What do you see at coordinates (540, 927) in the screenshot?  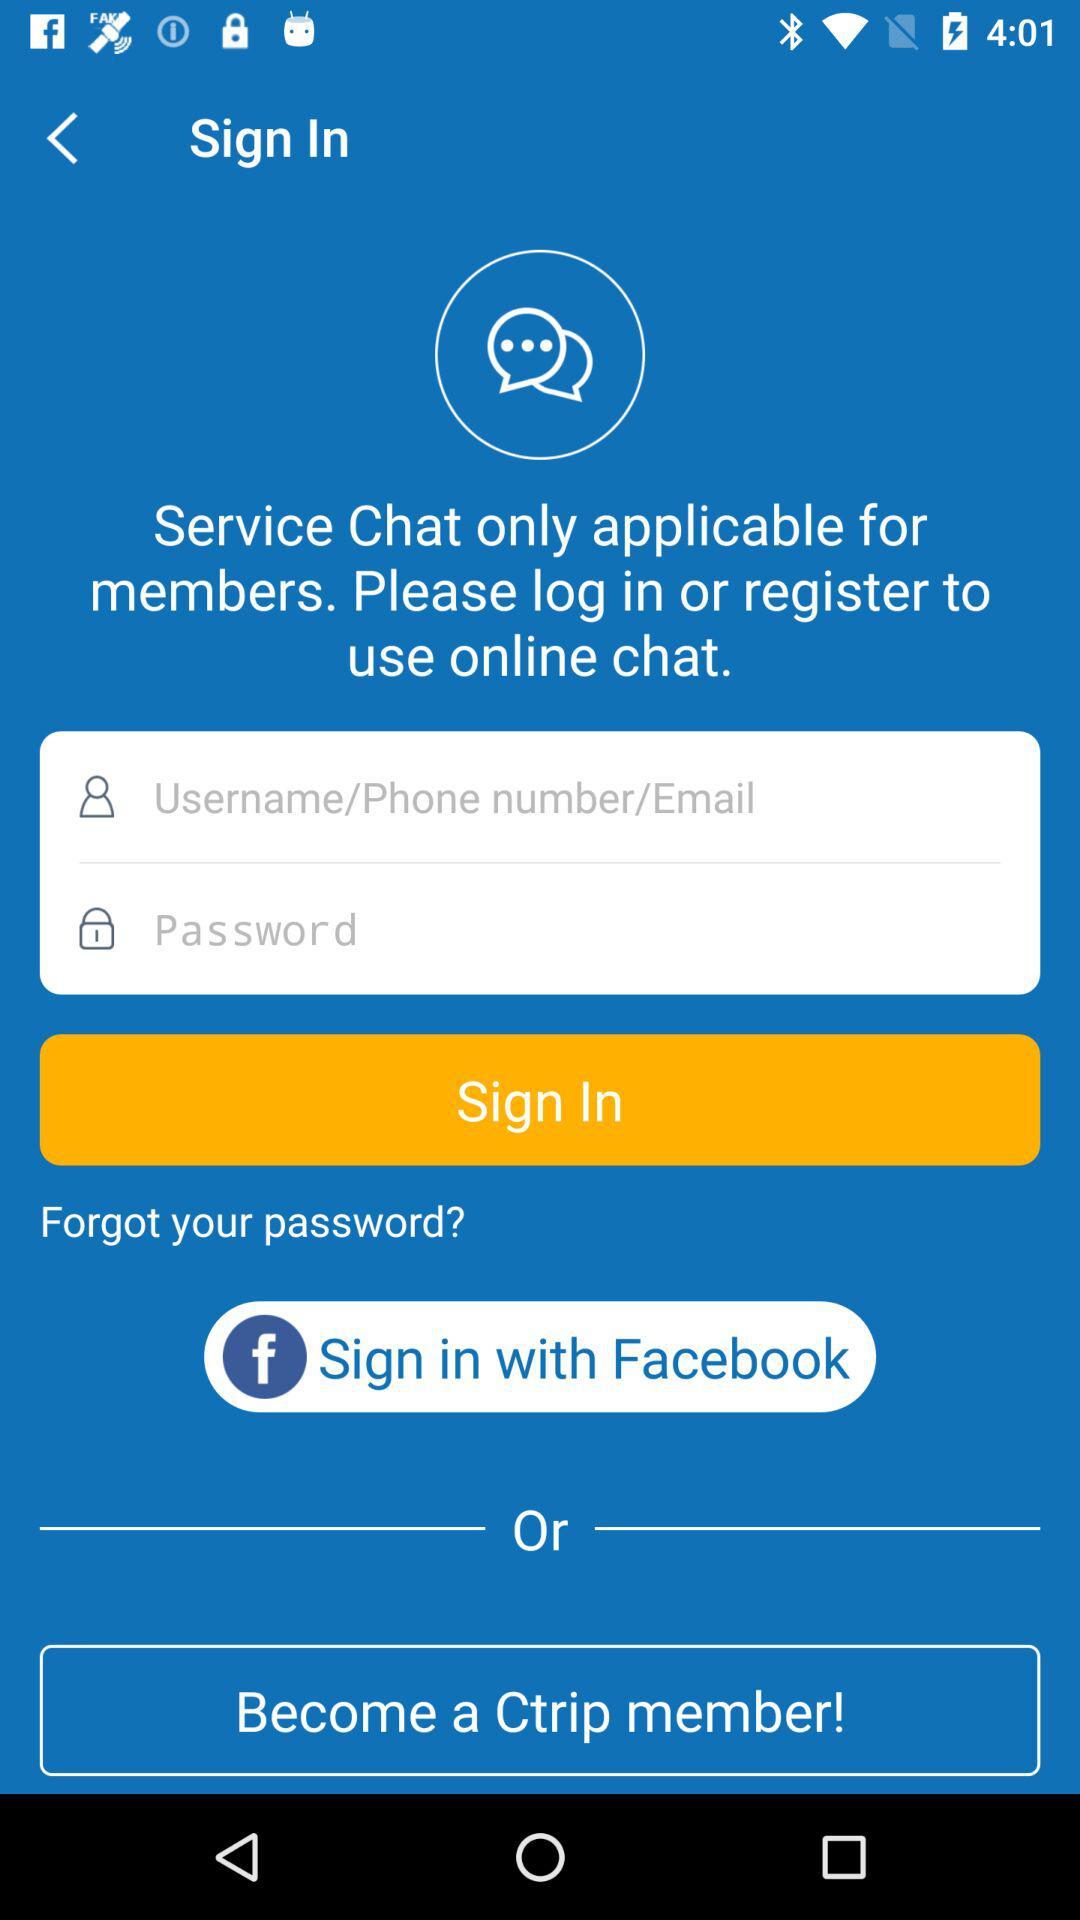 I see `password box` at bounding box center [540, 927].